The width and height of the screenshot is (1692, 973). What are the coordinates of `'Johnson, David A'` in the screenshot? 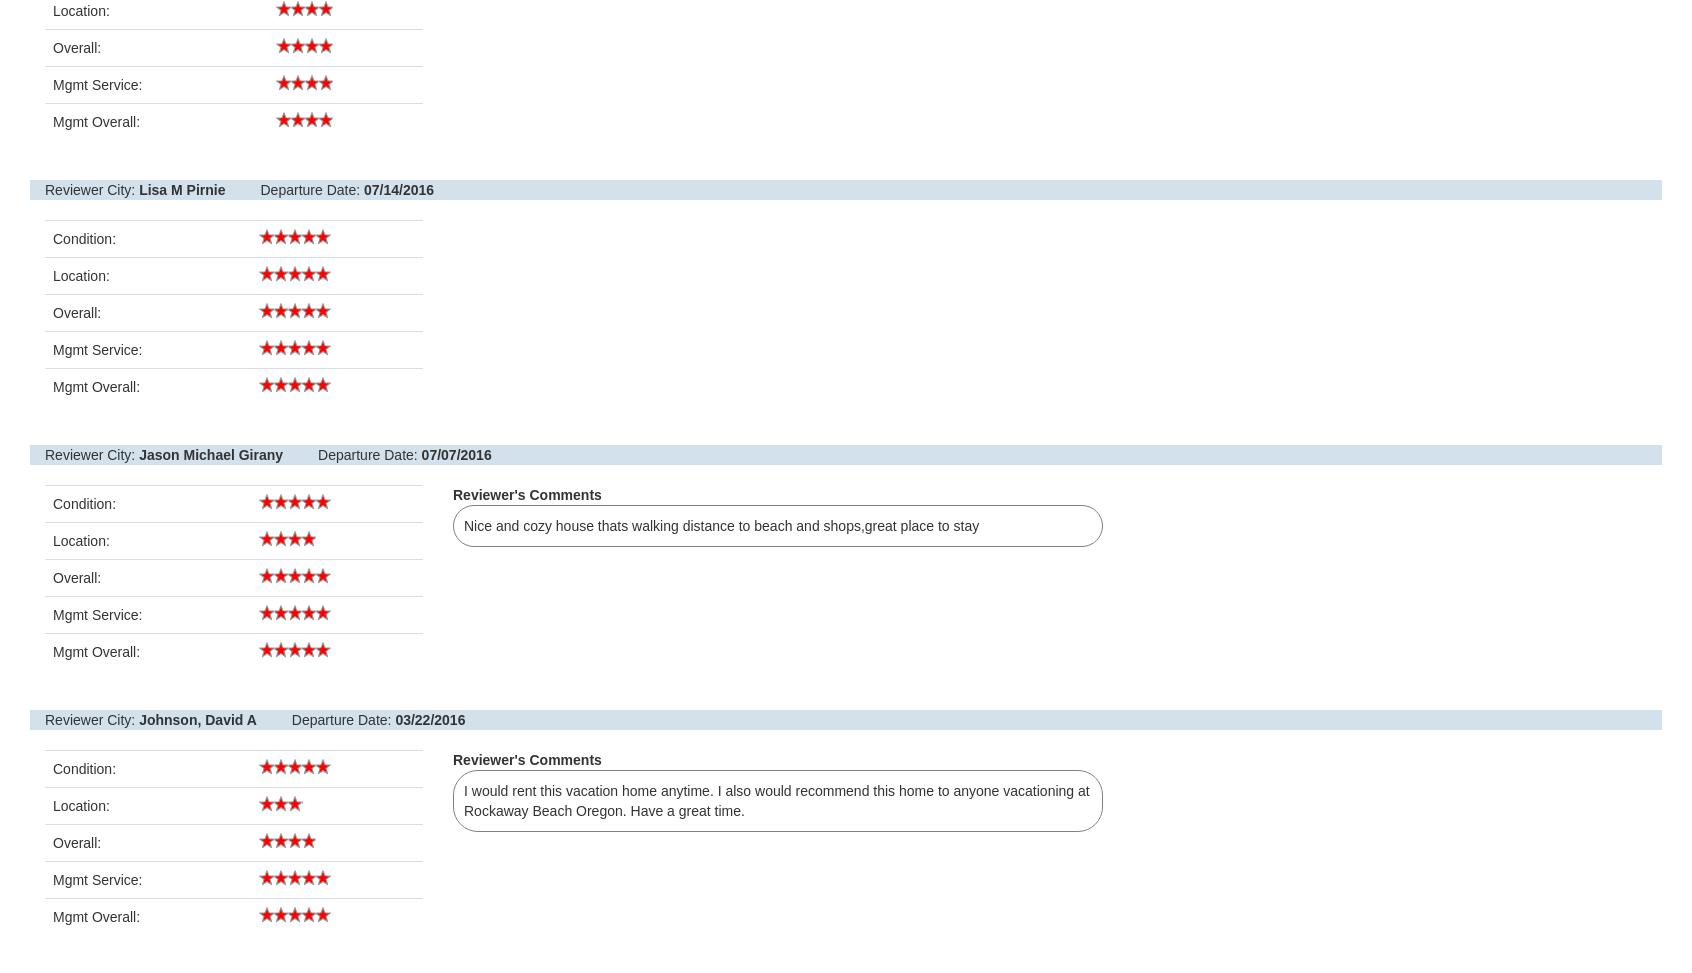 It's located at (196, 720).